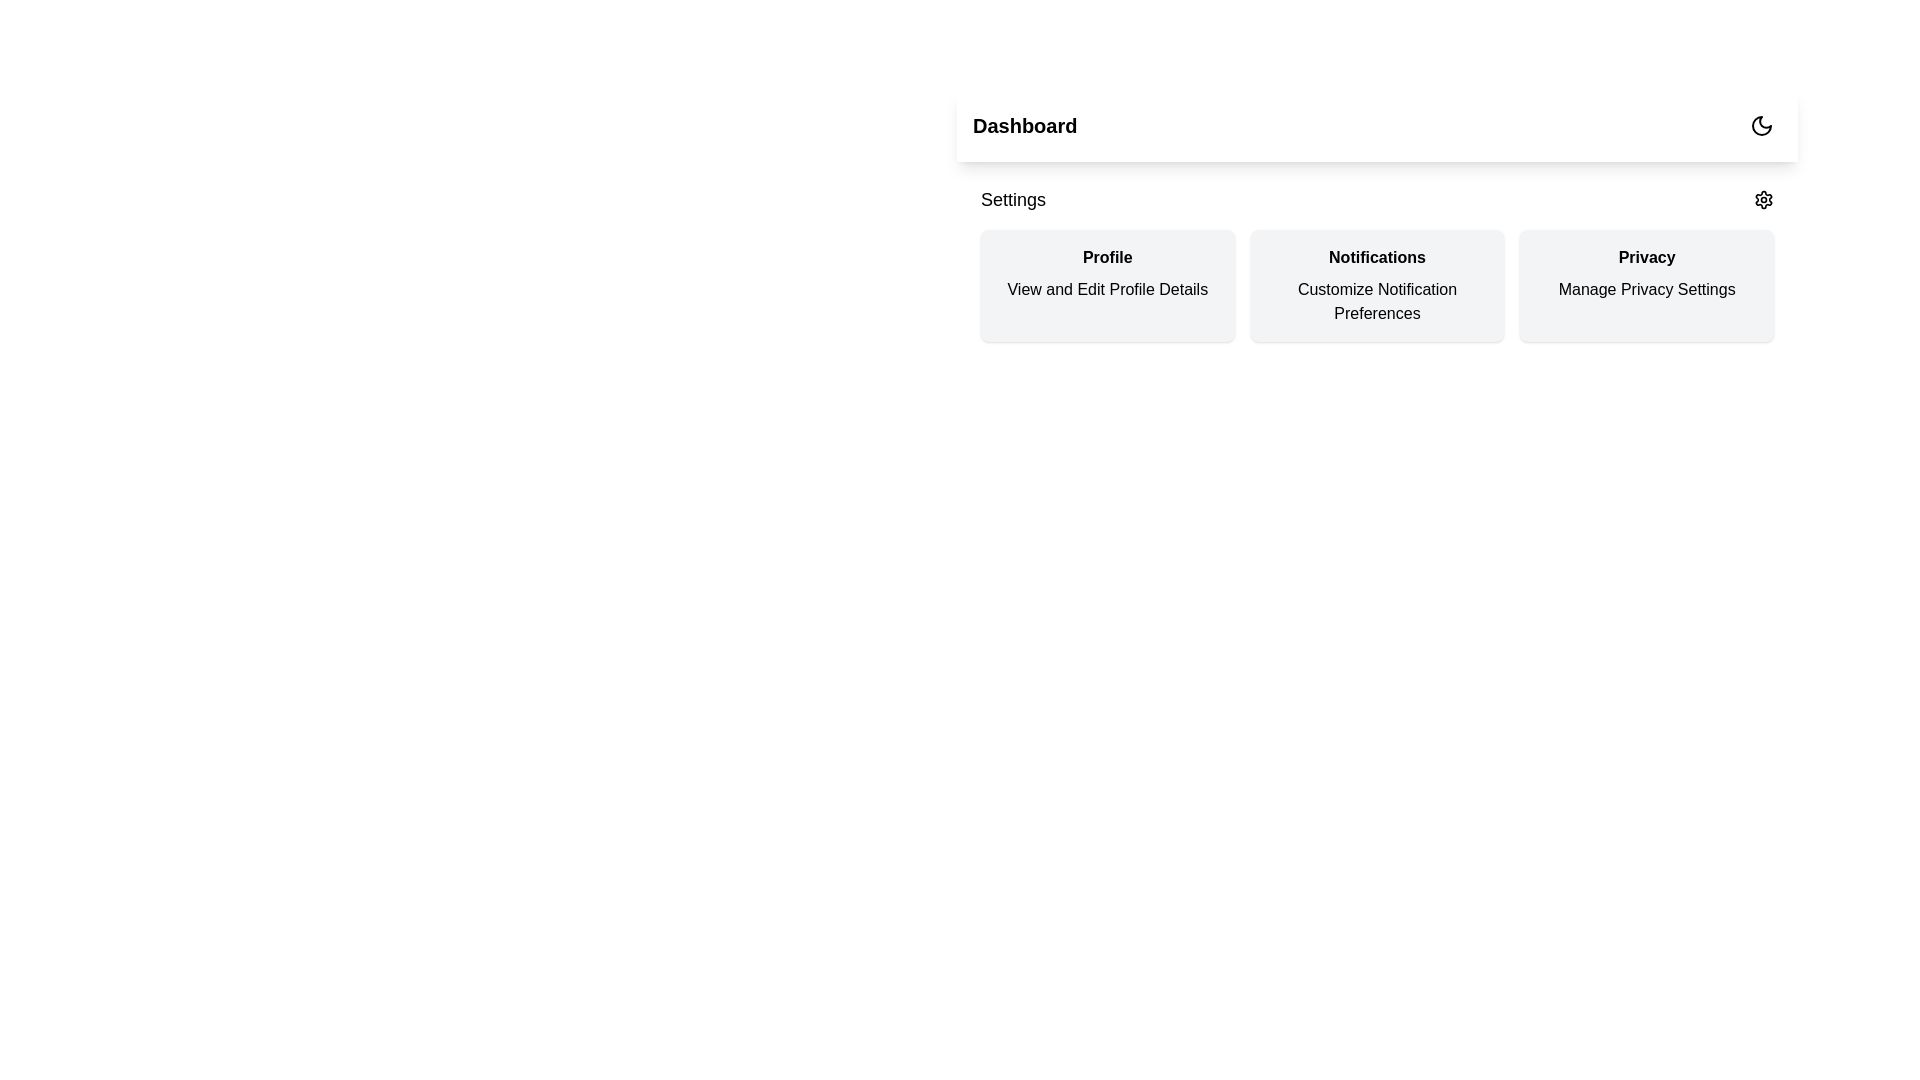  Describe the element at coordinates (1013, 200) in the screenshot. I see `the Text label that indicates the associated section or settings page, located below the 'Dashboard' label and aligned with the settings icon` at that location.